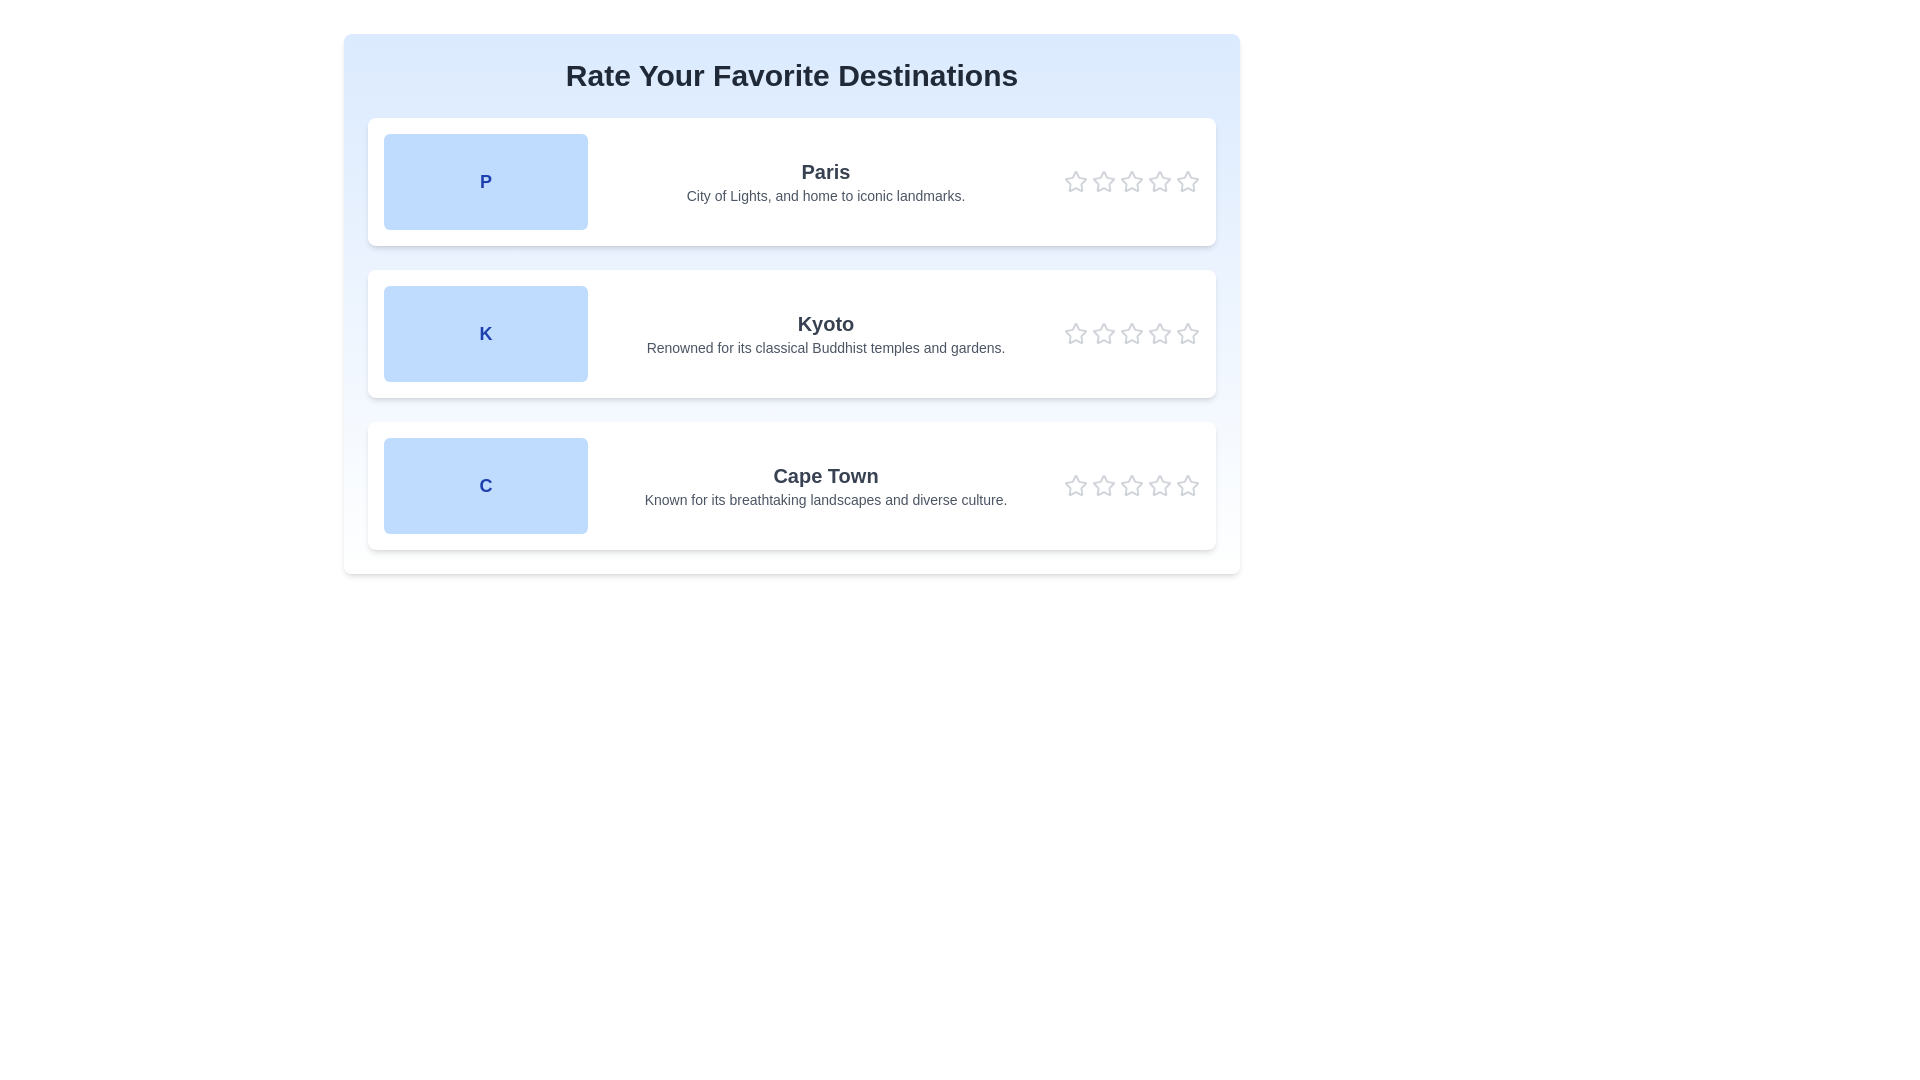 The height and width of the screenshot is (1080, 1920). I want to click on the second card in the destination list for 'Kyoto', so click(791, 304).